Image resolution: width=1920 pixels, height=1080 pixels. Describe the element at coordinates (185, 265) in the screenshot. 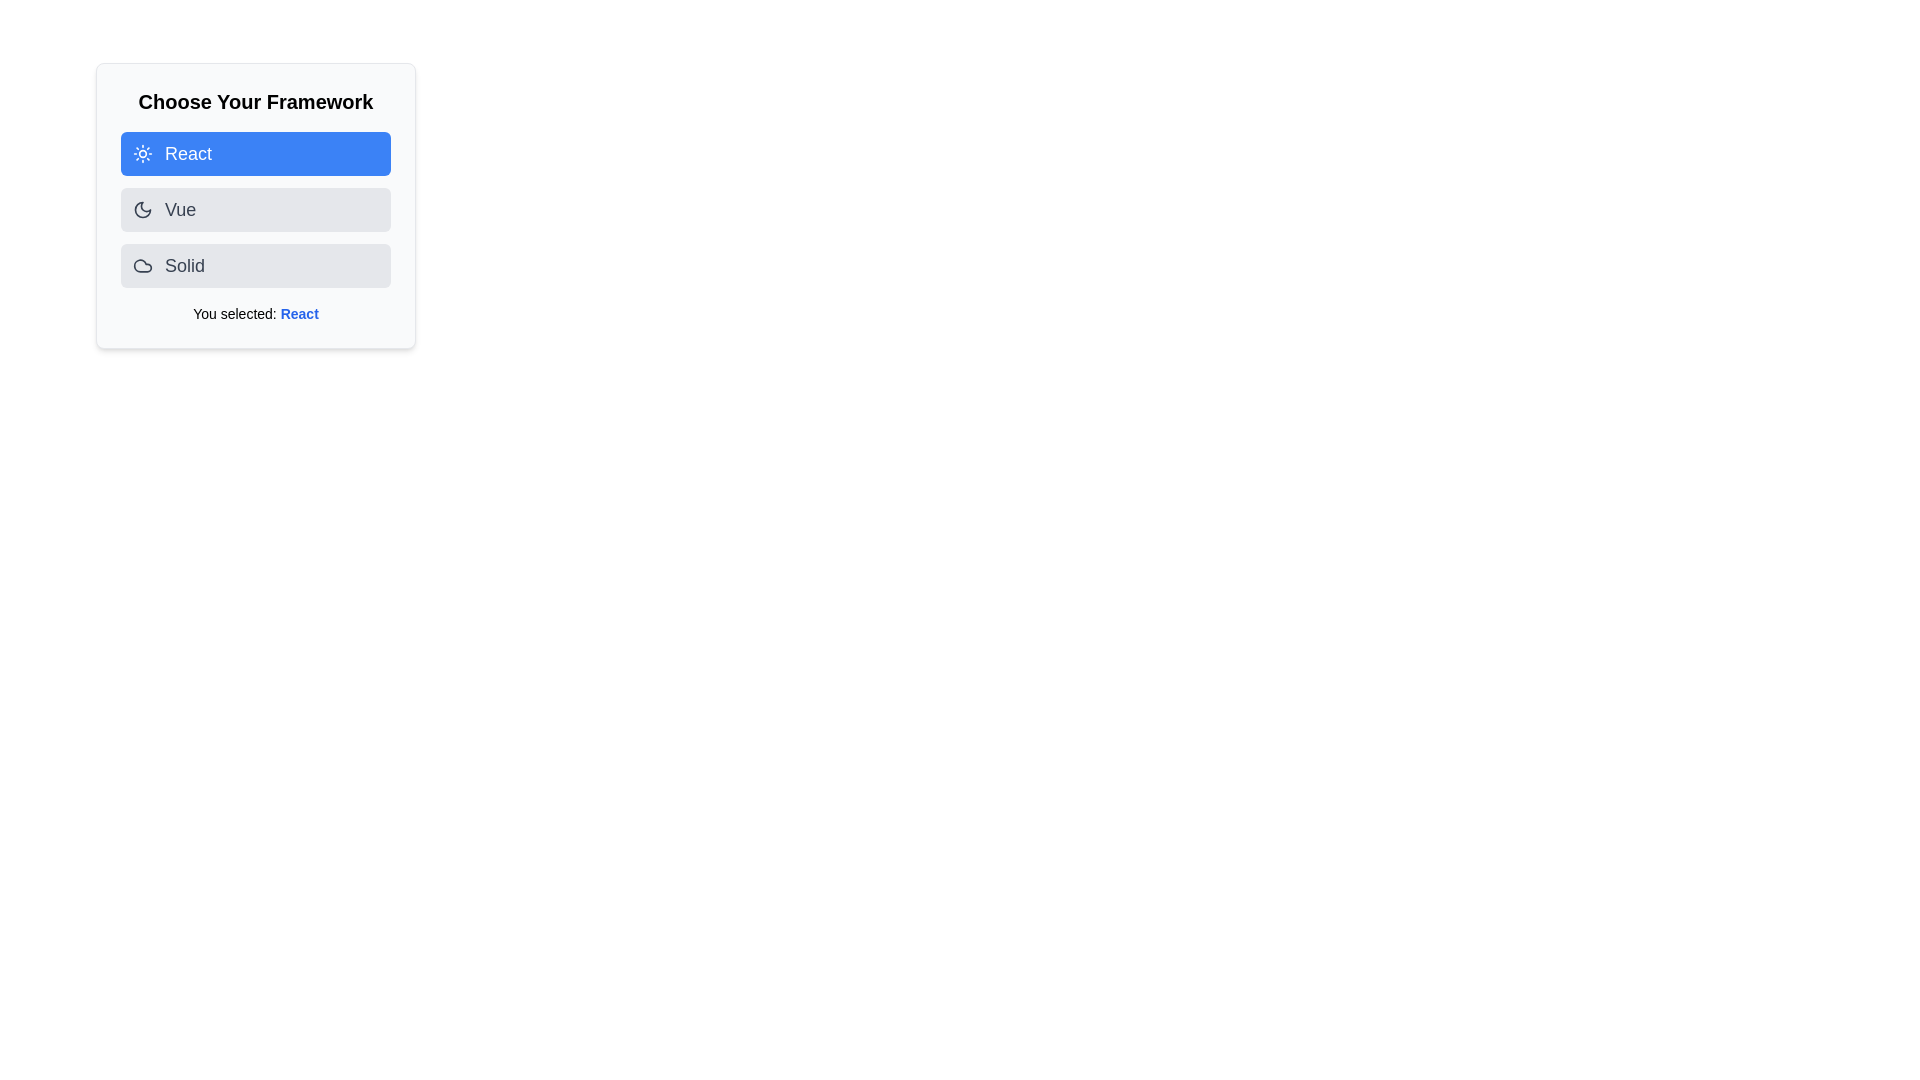

I see `text label displaying 'Solid' which is bold and located immediately to the right of the cloud icon in the 'Solid' option row` at that location.